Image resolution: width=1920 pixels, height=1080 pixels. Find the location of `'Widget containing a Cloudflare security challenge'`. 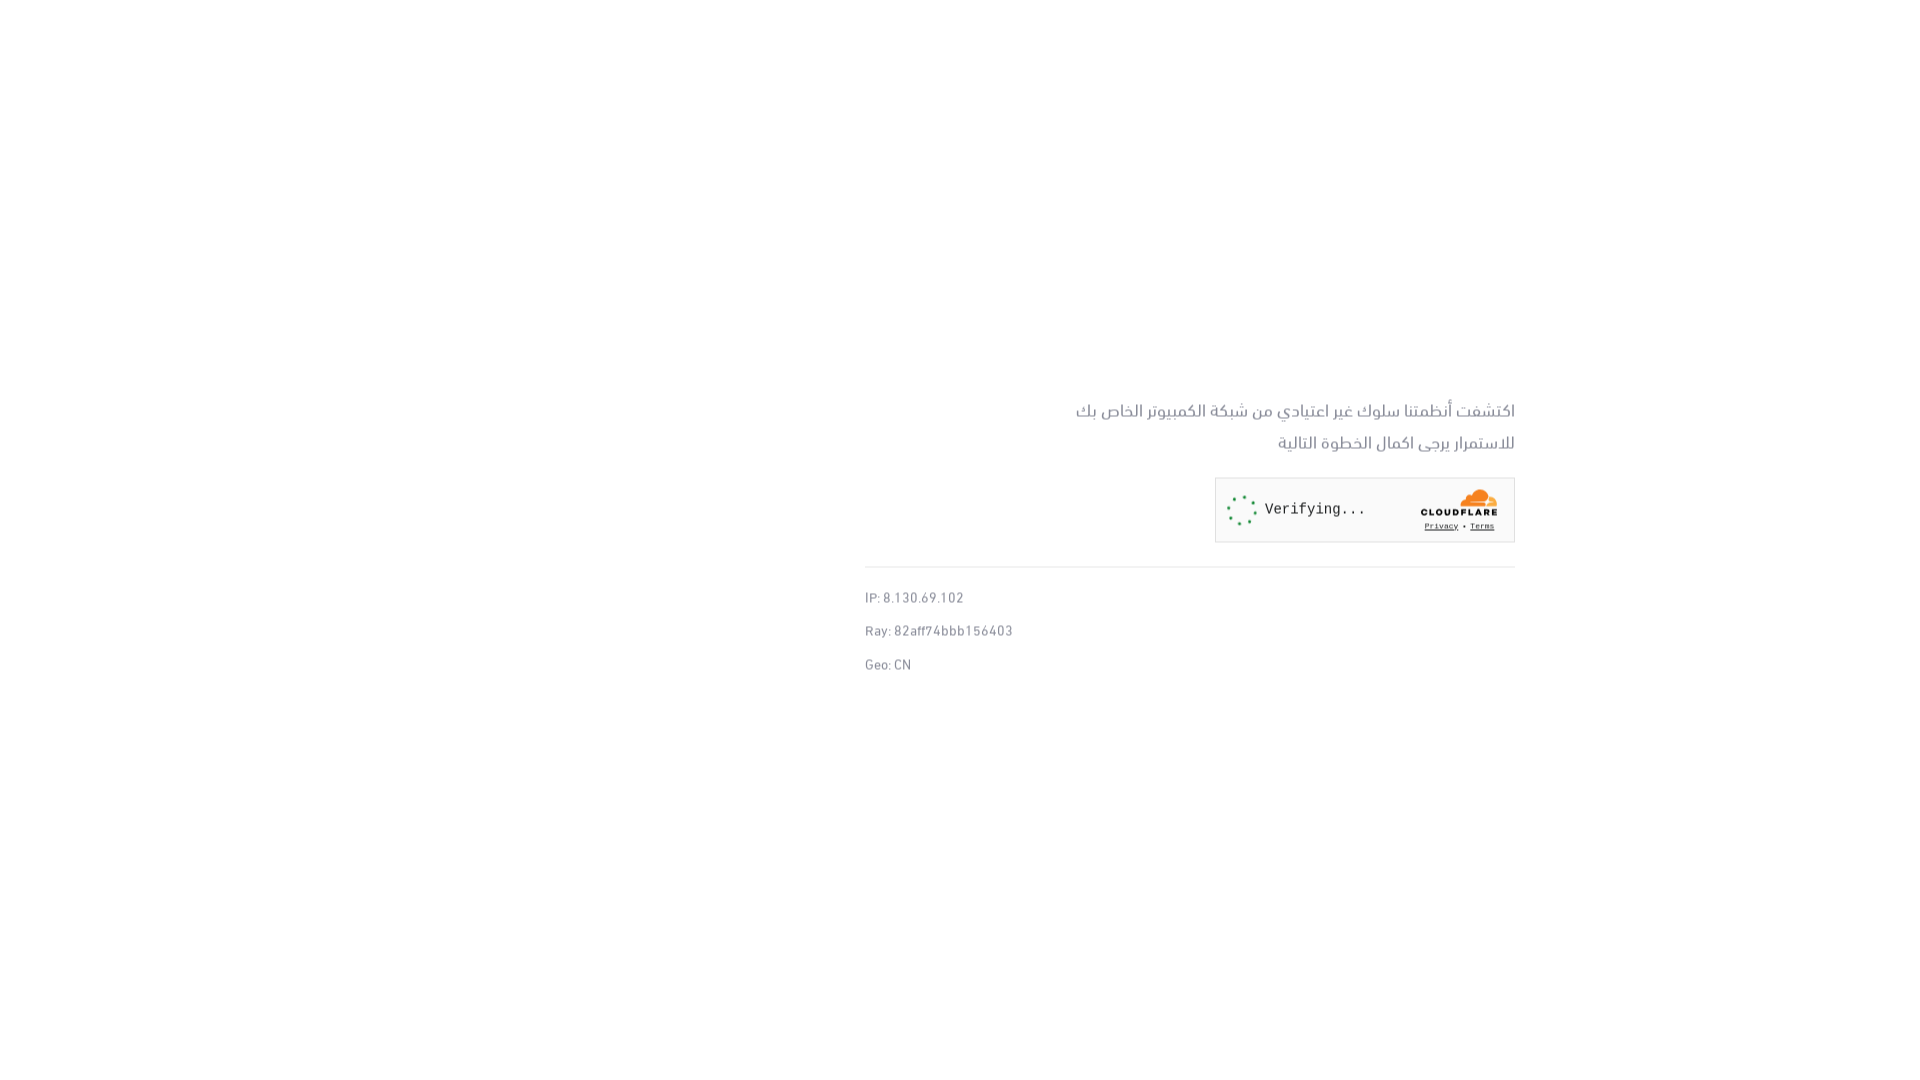

'Widget containing a Cloudflare security challenge' is located at coordinates (1363, 508).